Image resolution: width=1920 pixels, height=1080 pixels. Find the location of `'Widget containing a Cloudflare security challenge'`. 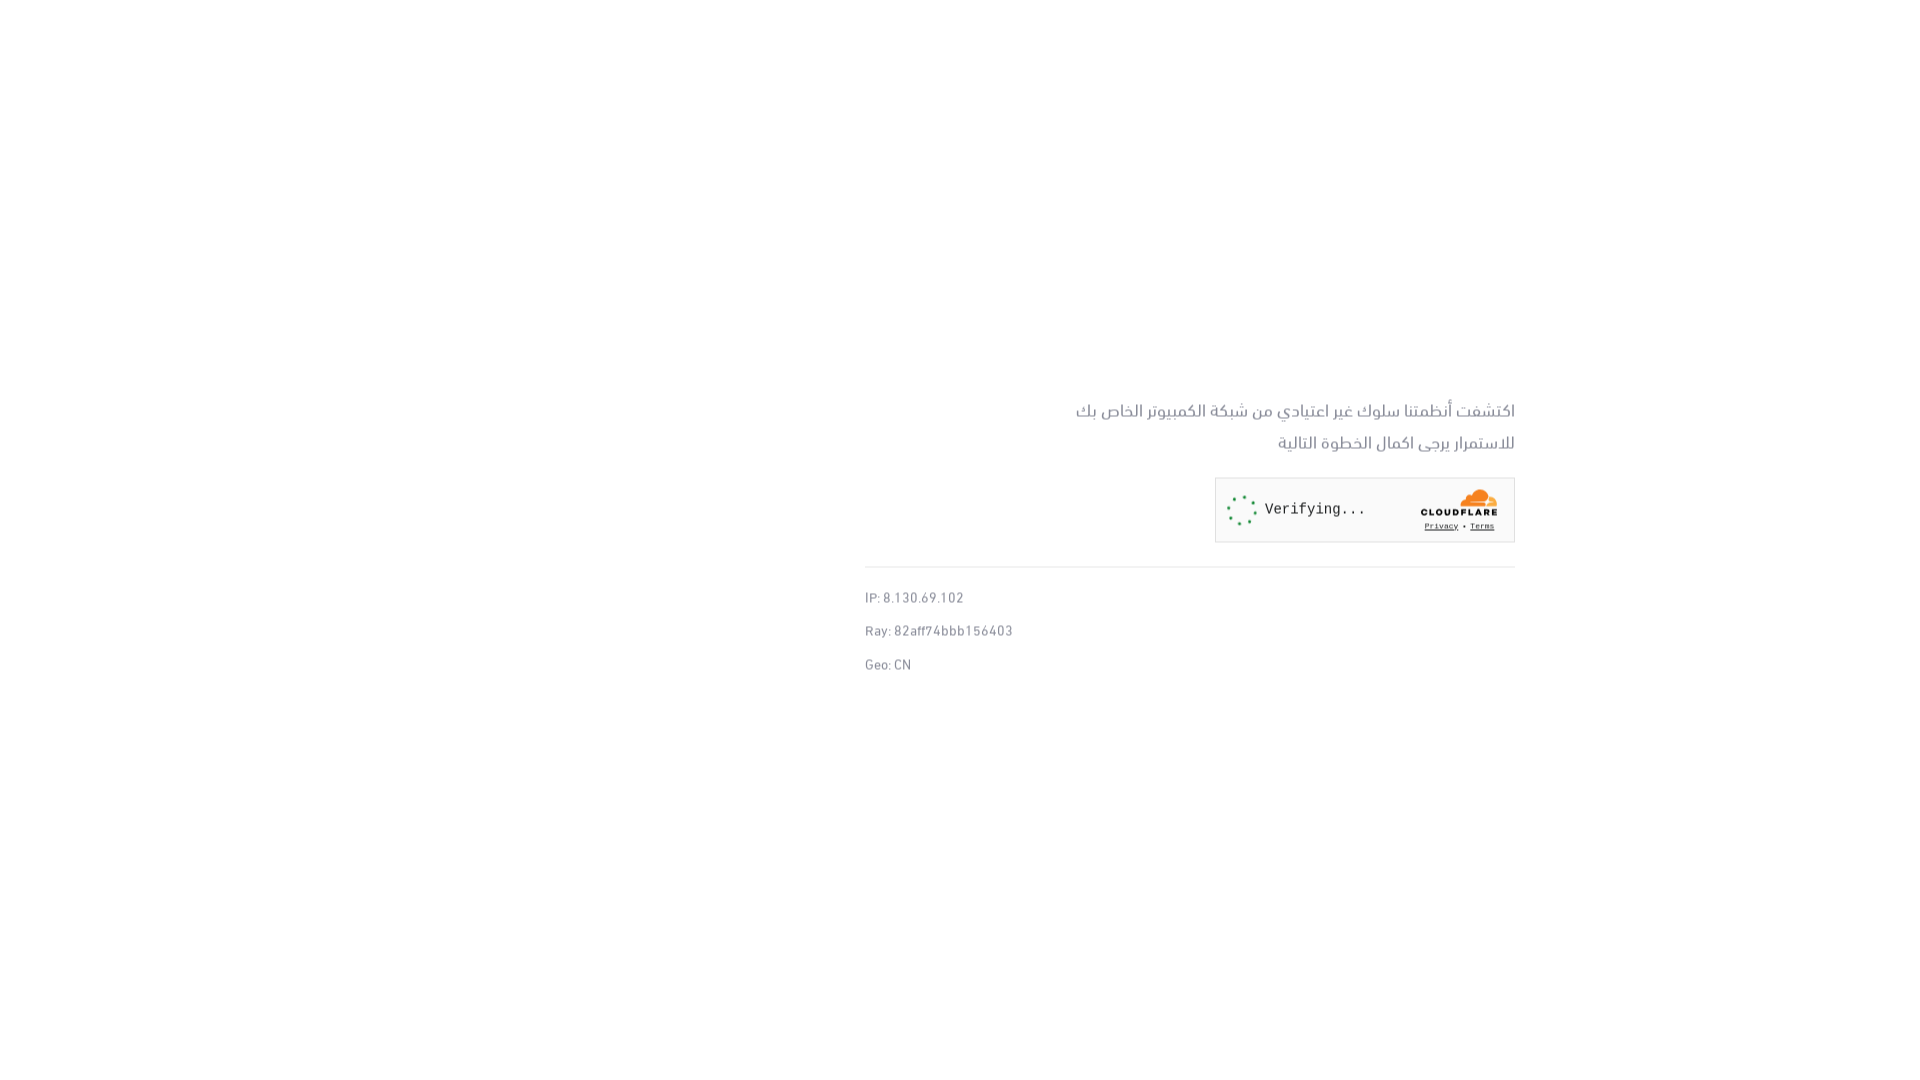

'Widget containing a Cloudflare security challenge' is located at coordinates (1363, 508).